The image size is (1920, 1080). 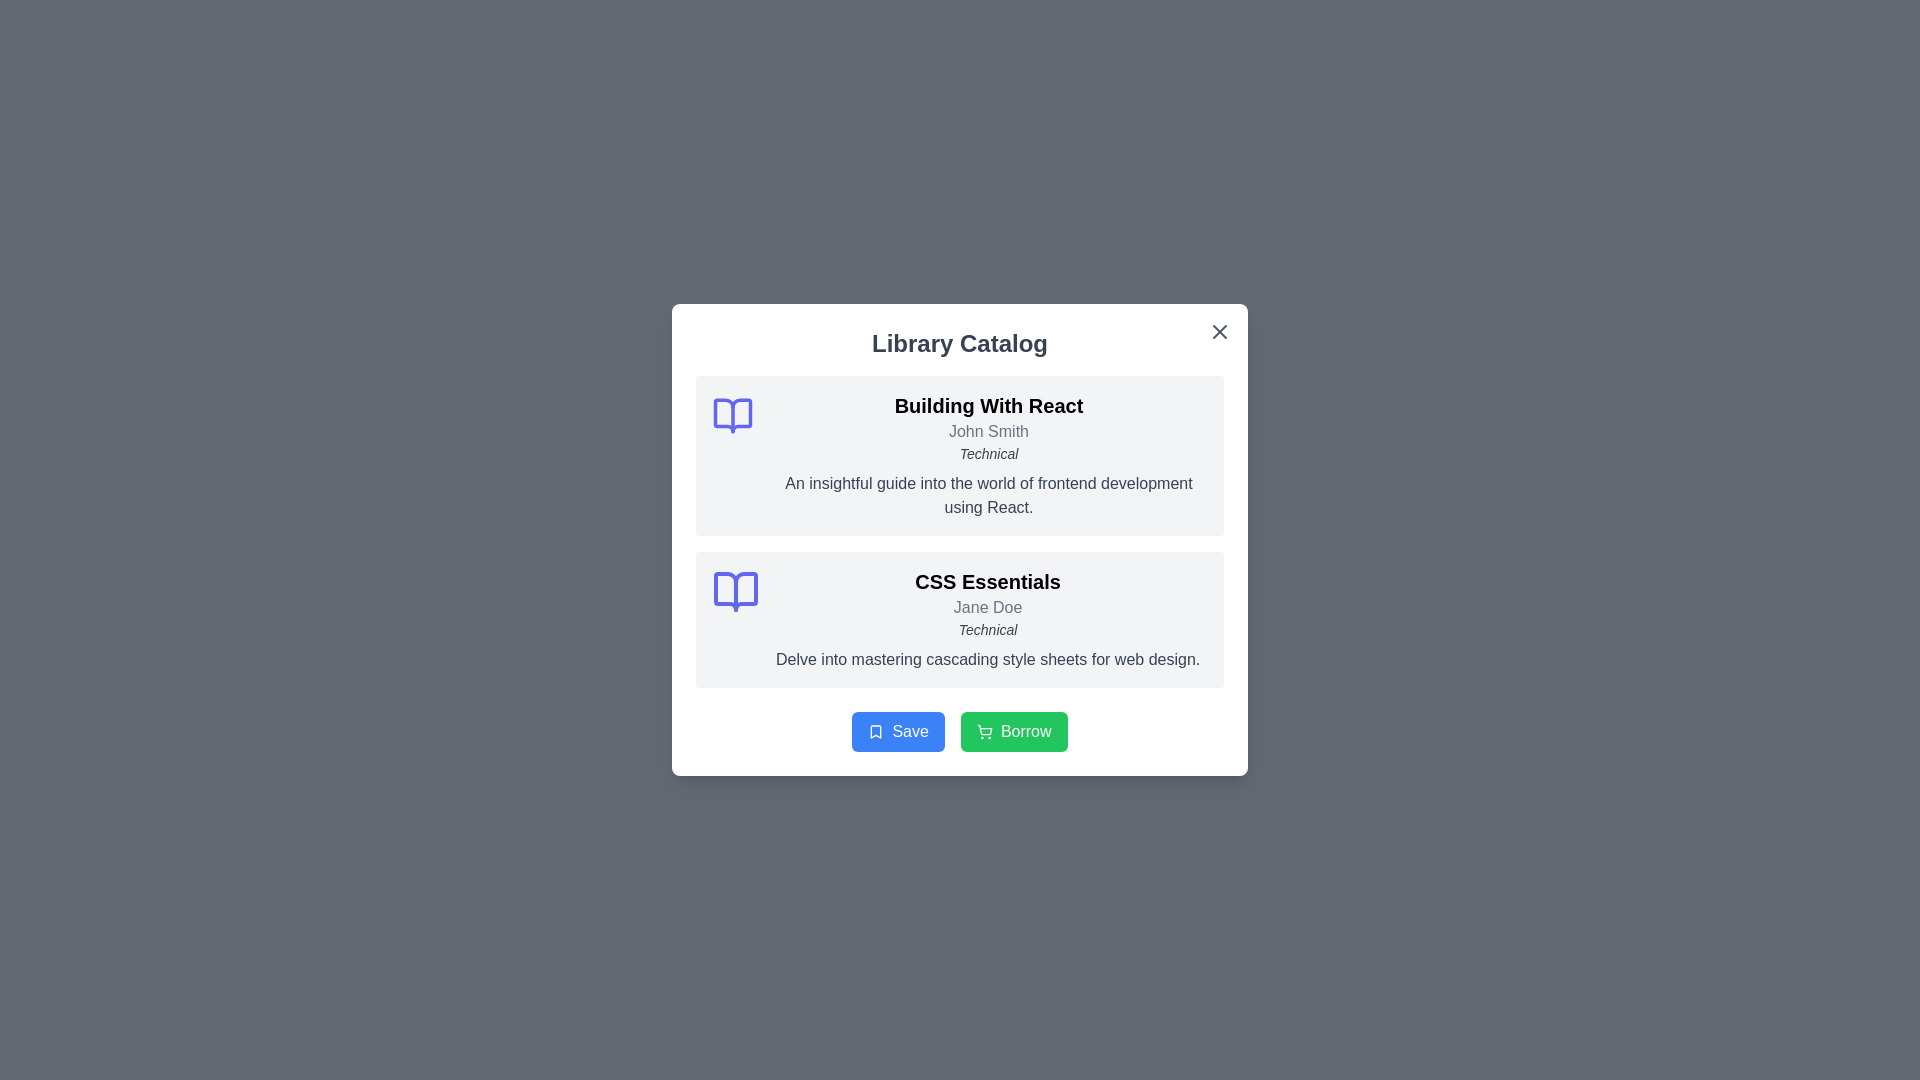 What do you see at coordinates (732, 415) in the screenshot?
I see `the open book icon in the Library Catalog modal, which is the left-most icon in the first book entry box labeled 'Building With React'` at bounding box center [732, 415].